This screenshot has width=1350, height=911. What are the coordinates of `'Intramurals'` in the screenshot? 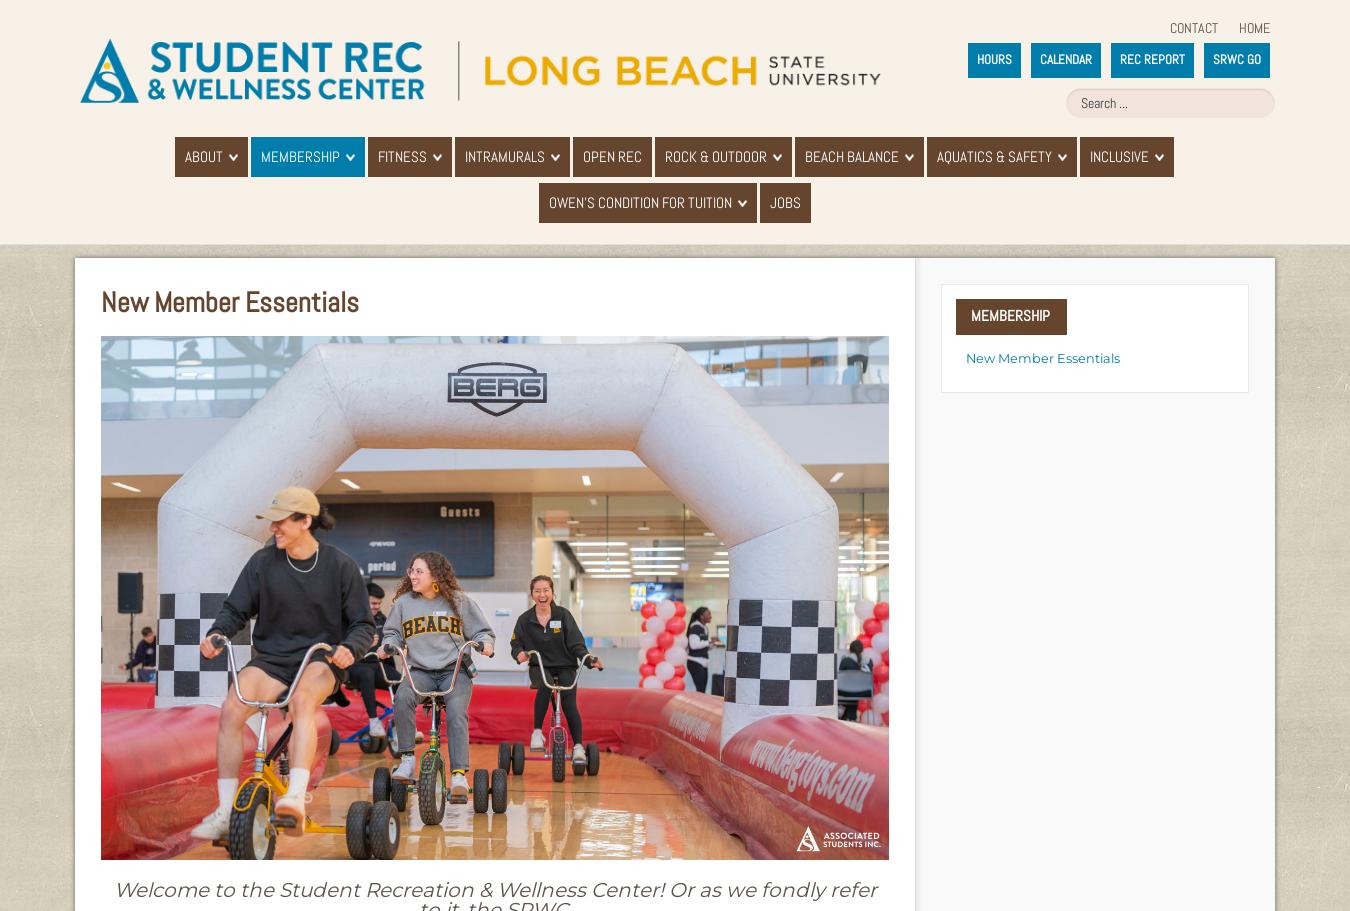 It's located at (504, 156).